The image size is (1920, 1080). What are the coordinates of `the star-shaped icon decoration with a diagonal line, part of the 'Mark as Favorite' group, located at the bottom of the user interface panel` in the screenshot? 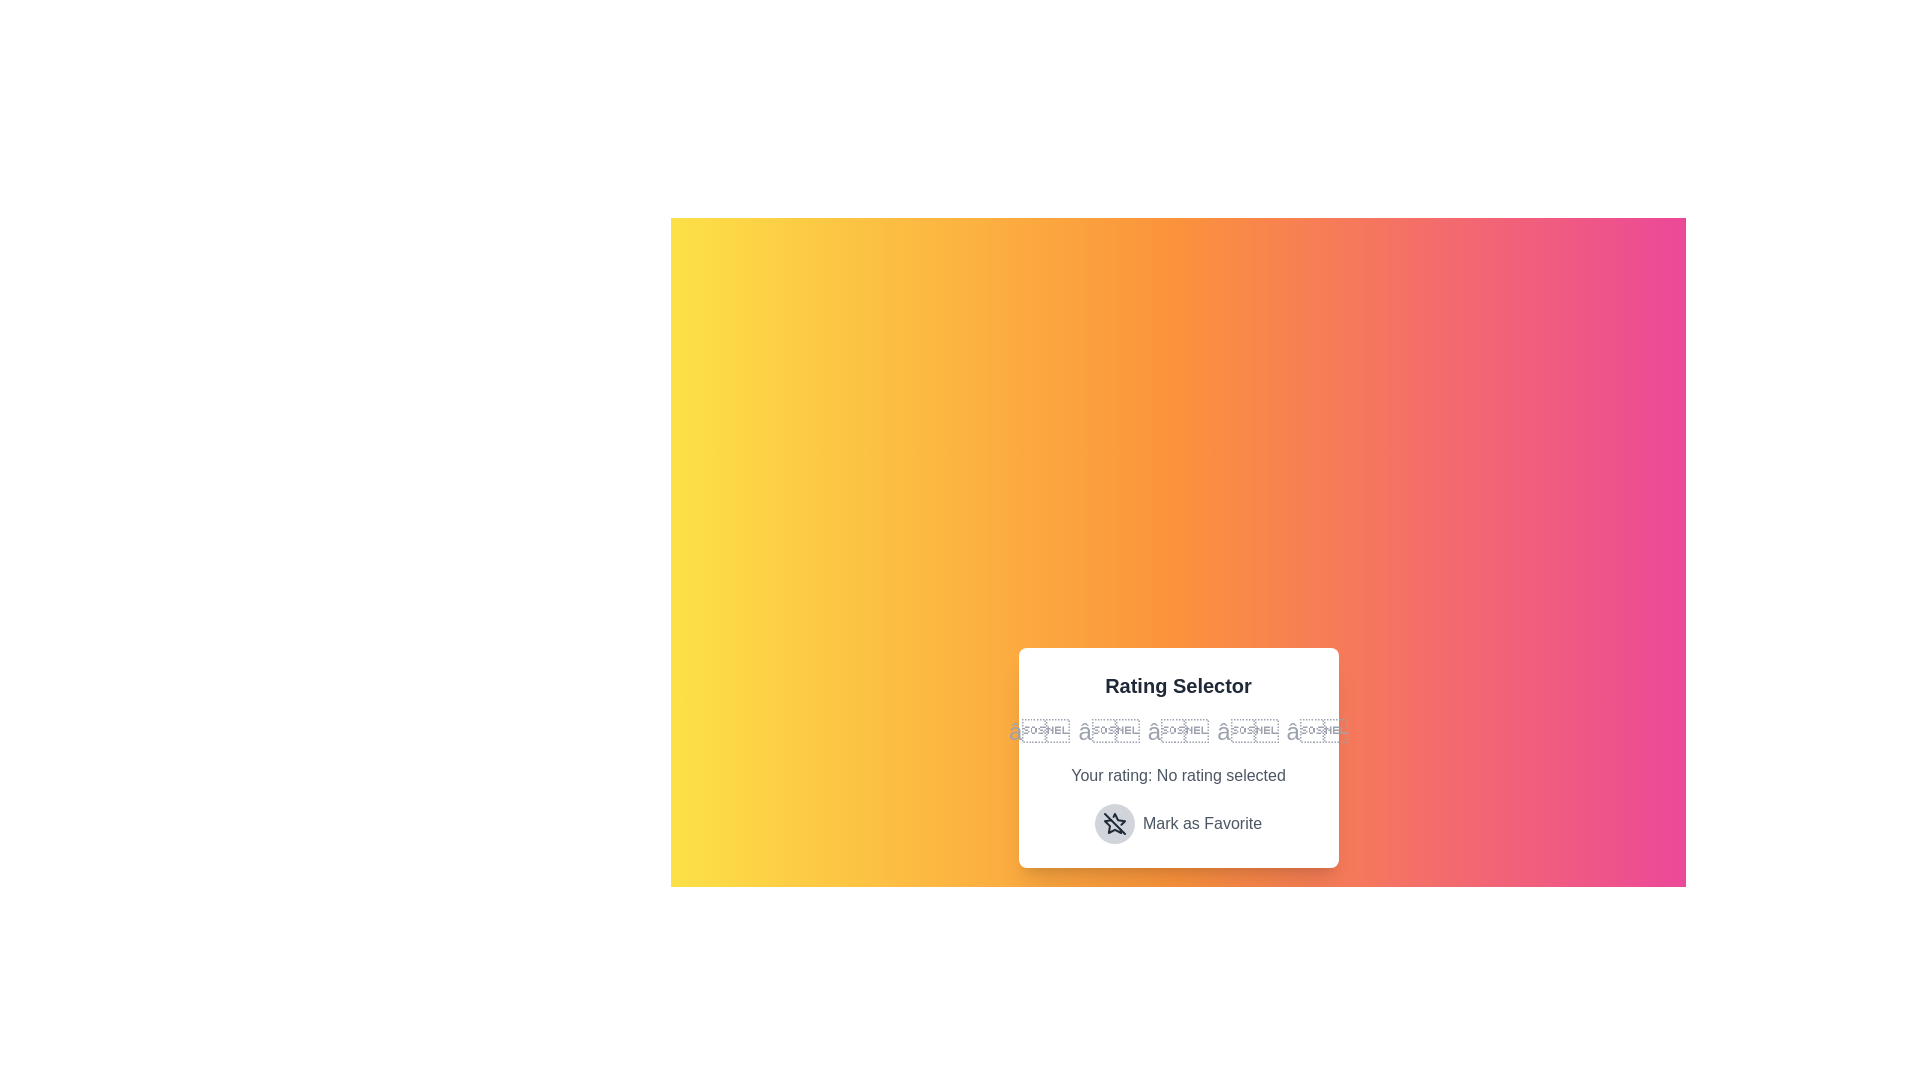 It's located at (1113, 824).